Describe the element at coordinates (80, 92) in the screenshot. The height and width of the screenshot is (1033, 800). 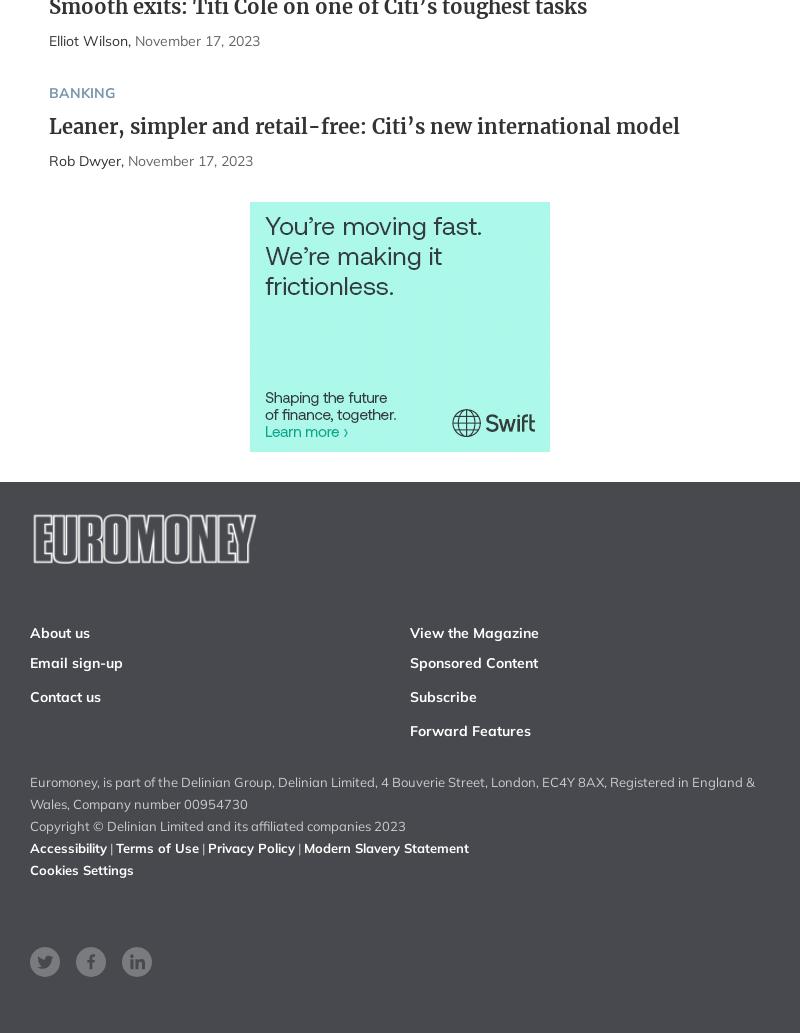
I see `'BANKING'` at that location.